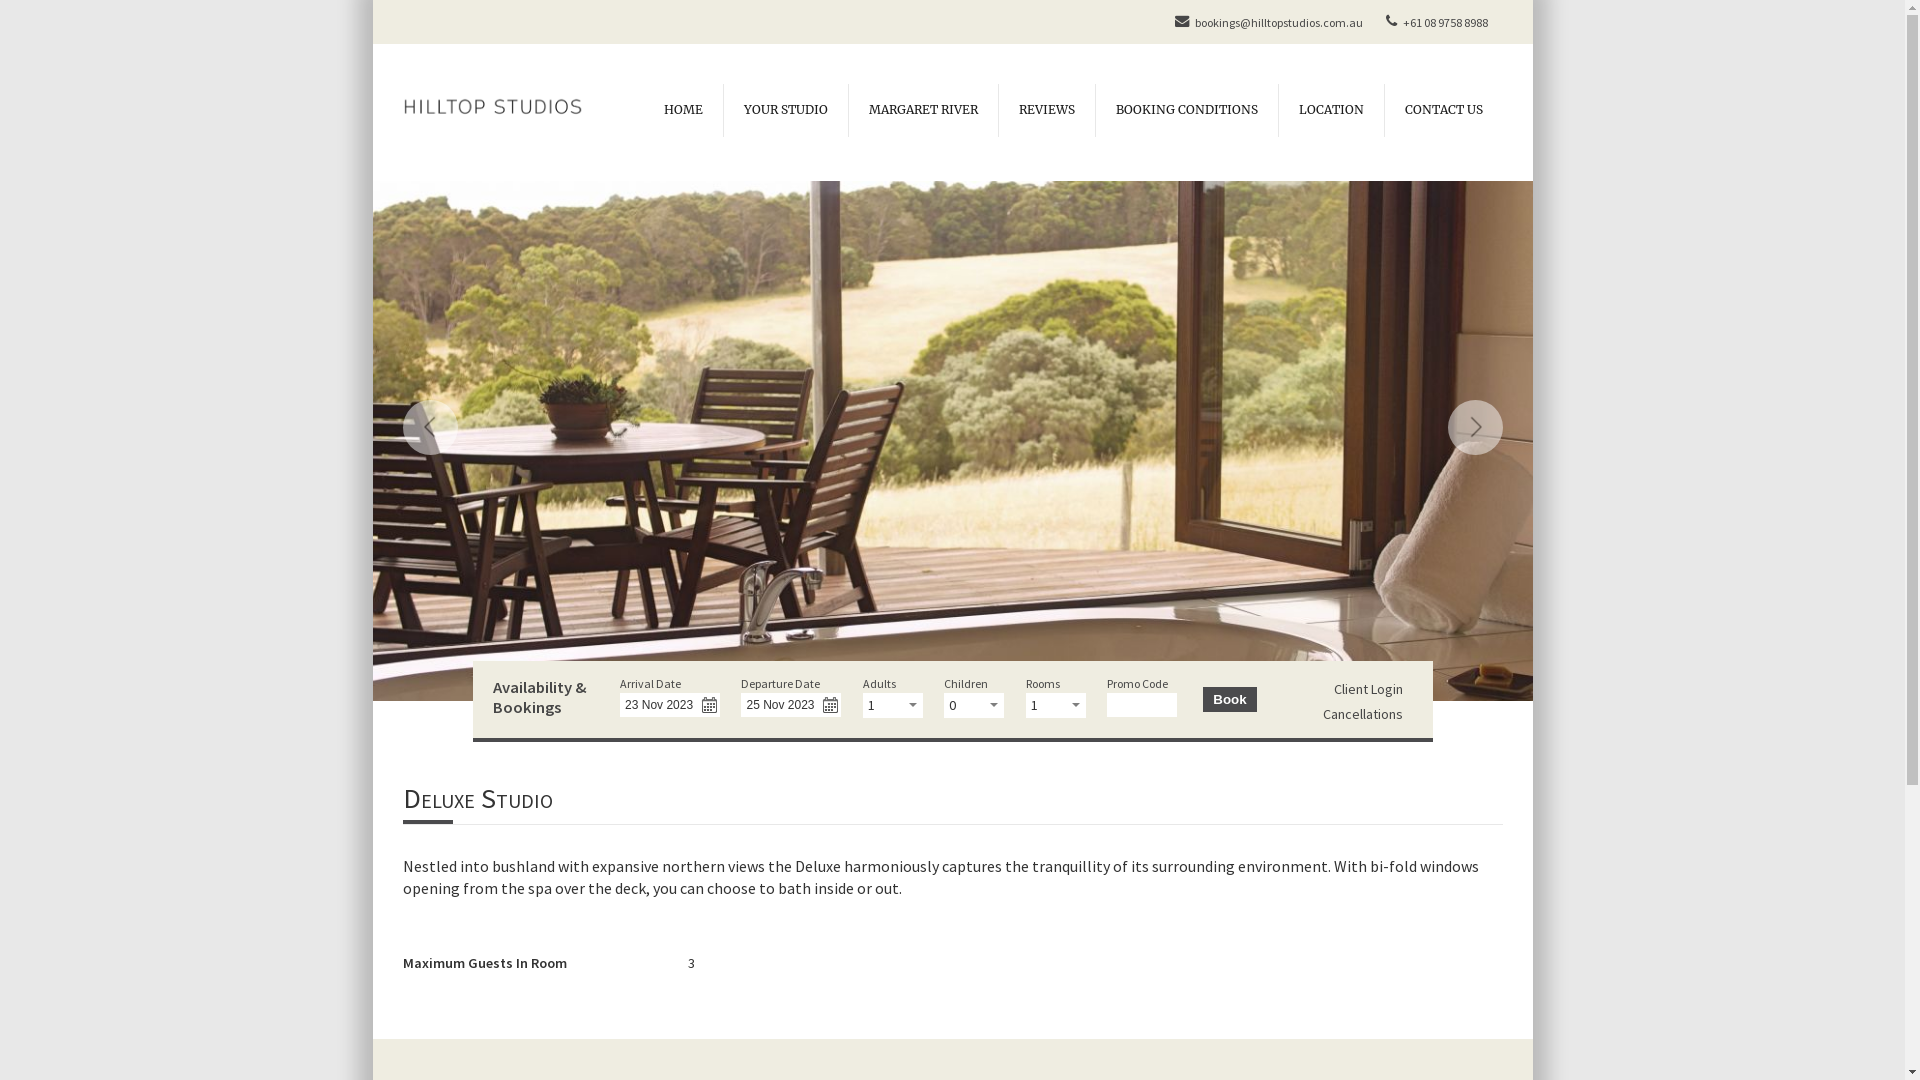 The image size is (1920, 1080). I want to click on 'HOME', so click(683, 110).